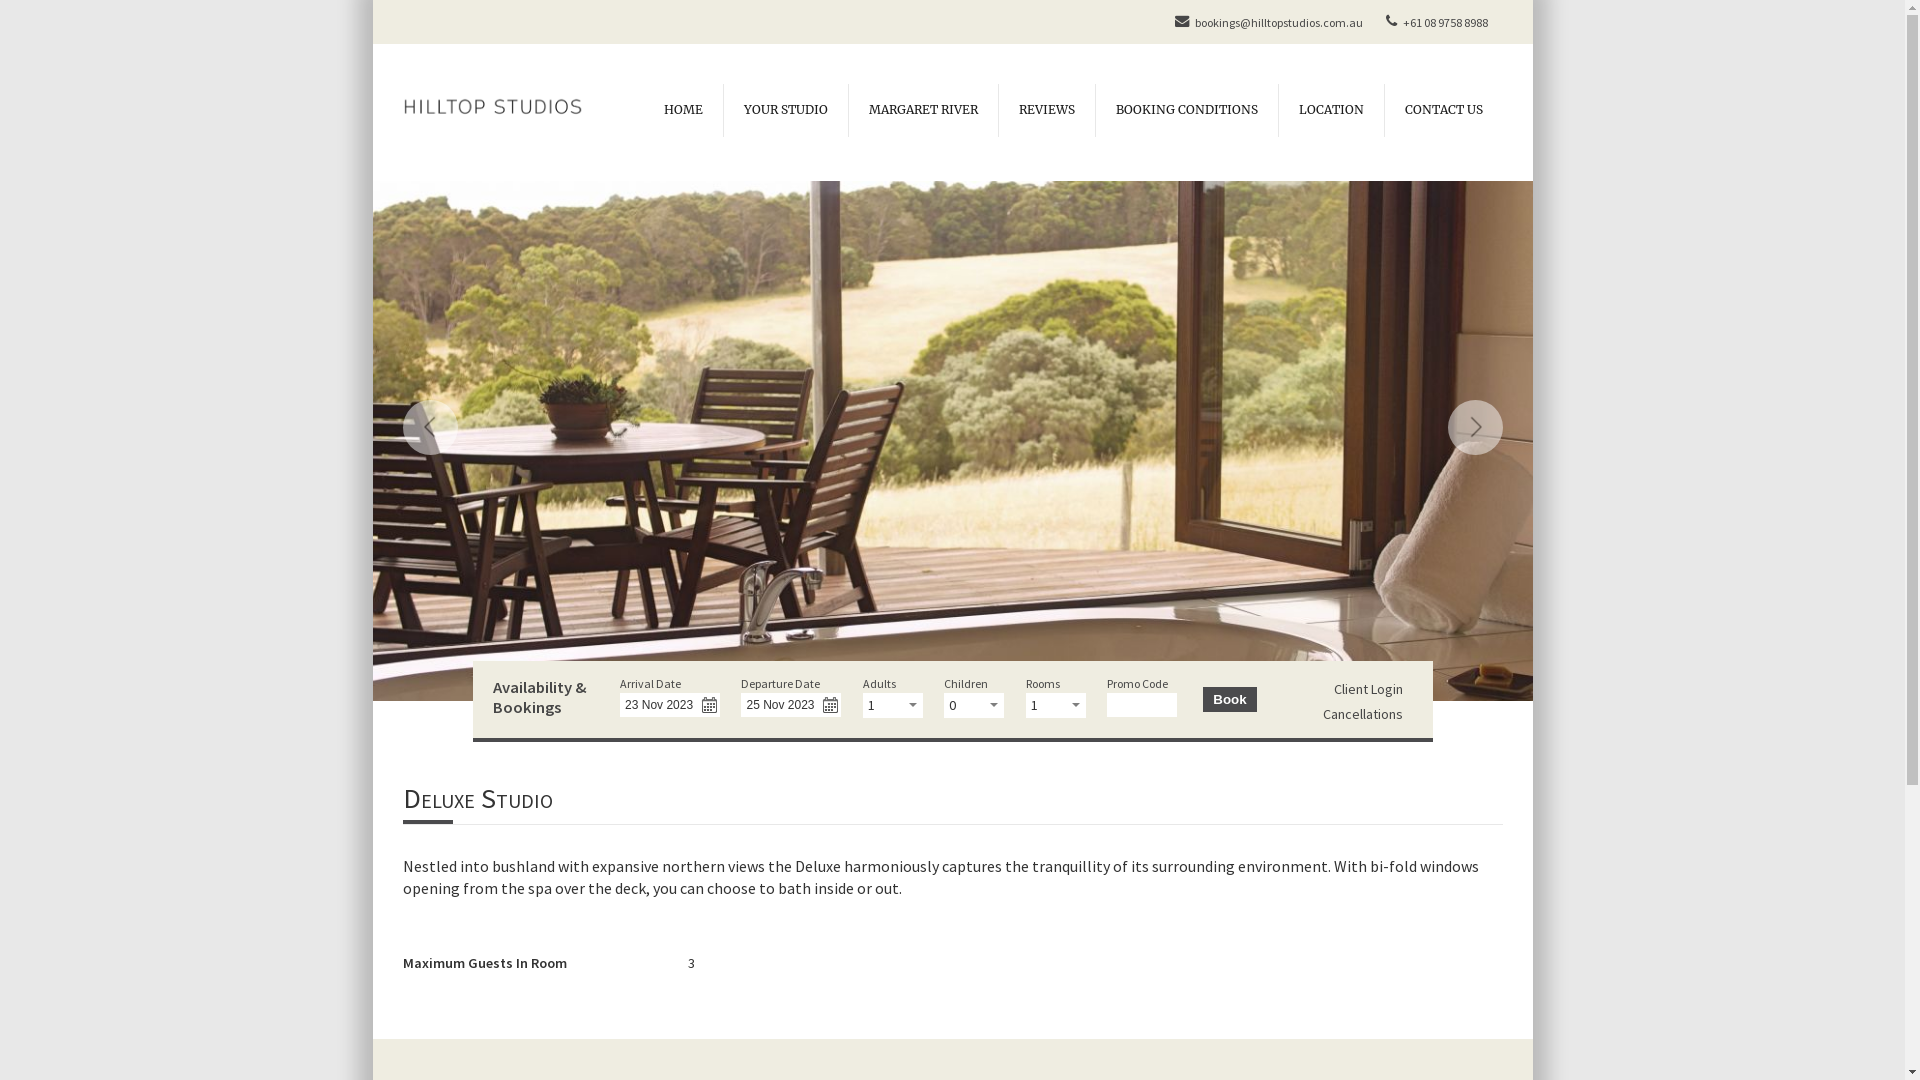 The image size is (1920, 1080). I want to click on 'HOME', so click(683, 110).